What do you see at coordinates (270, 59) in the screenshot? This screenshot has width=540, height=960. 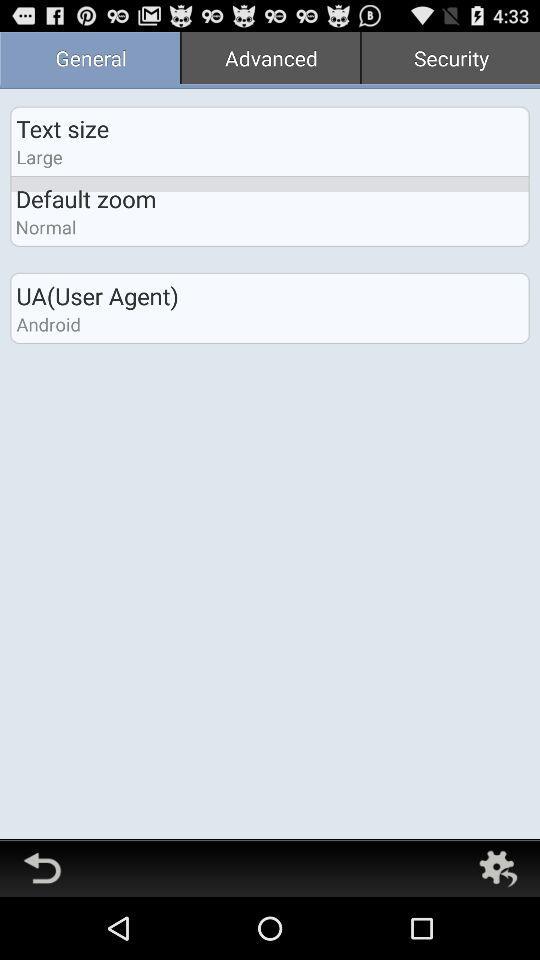 I see `the button which is next to the general` at bounding box center [270, 59].